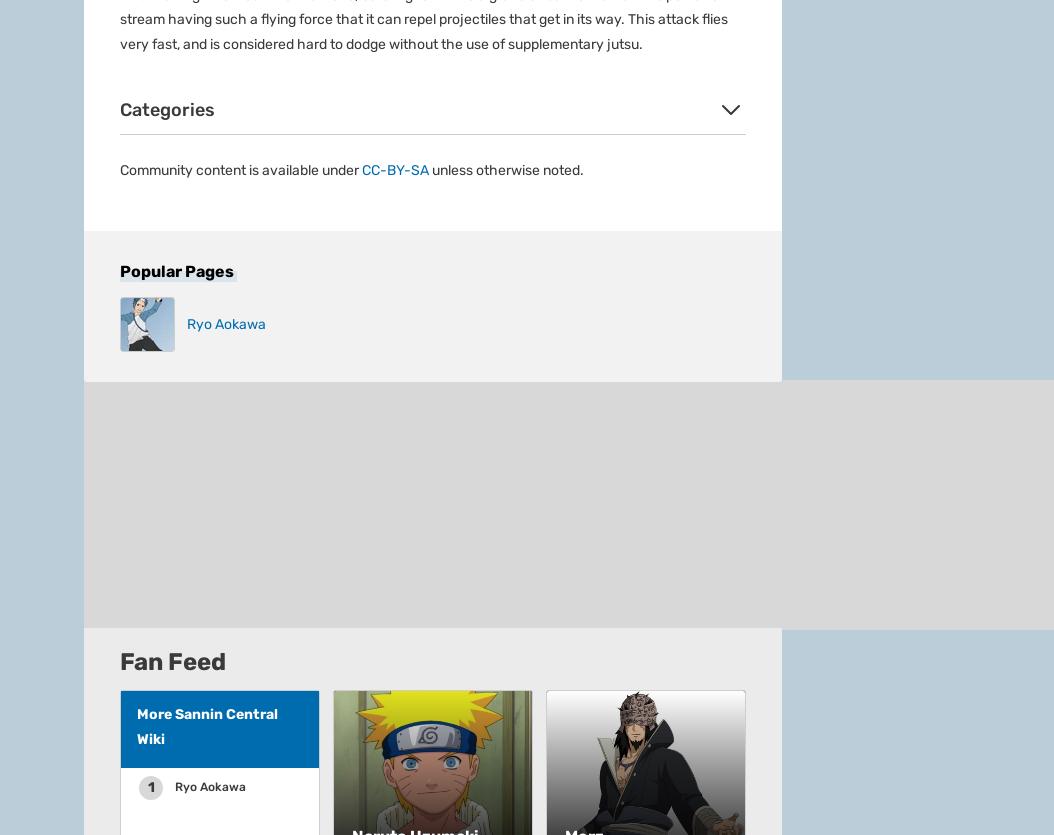  What do you see at coordinates (118, 167) in the screenshot?
I see `'Advertise'` at bounding box center [118, 167].